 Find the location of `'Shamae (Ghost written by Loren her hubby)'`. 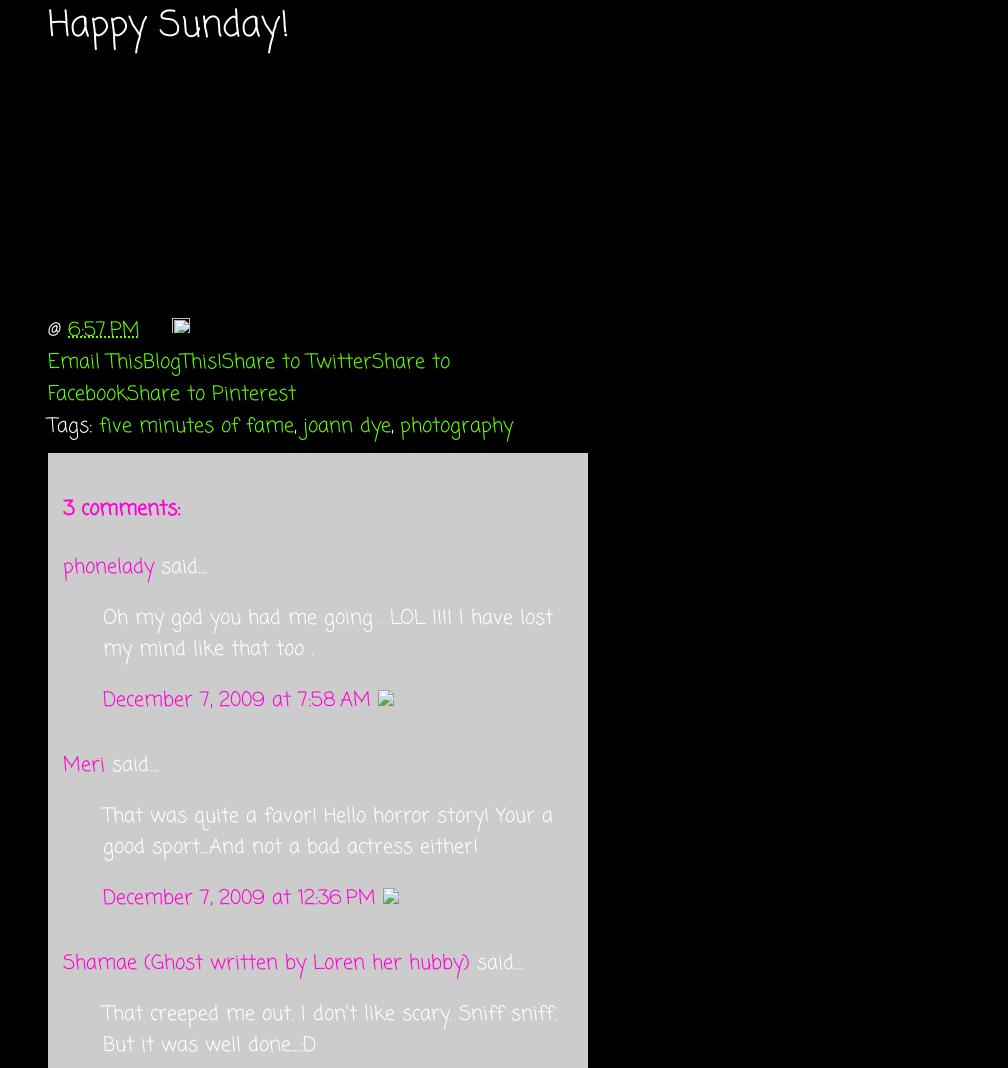

'Shamae (Ghost written by Loren her hubby)' is located at coordinates (63, 962).